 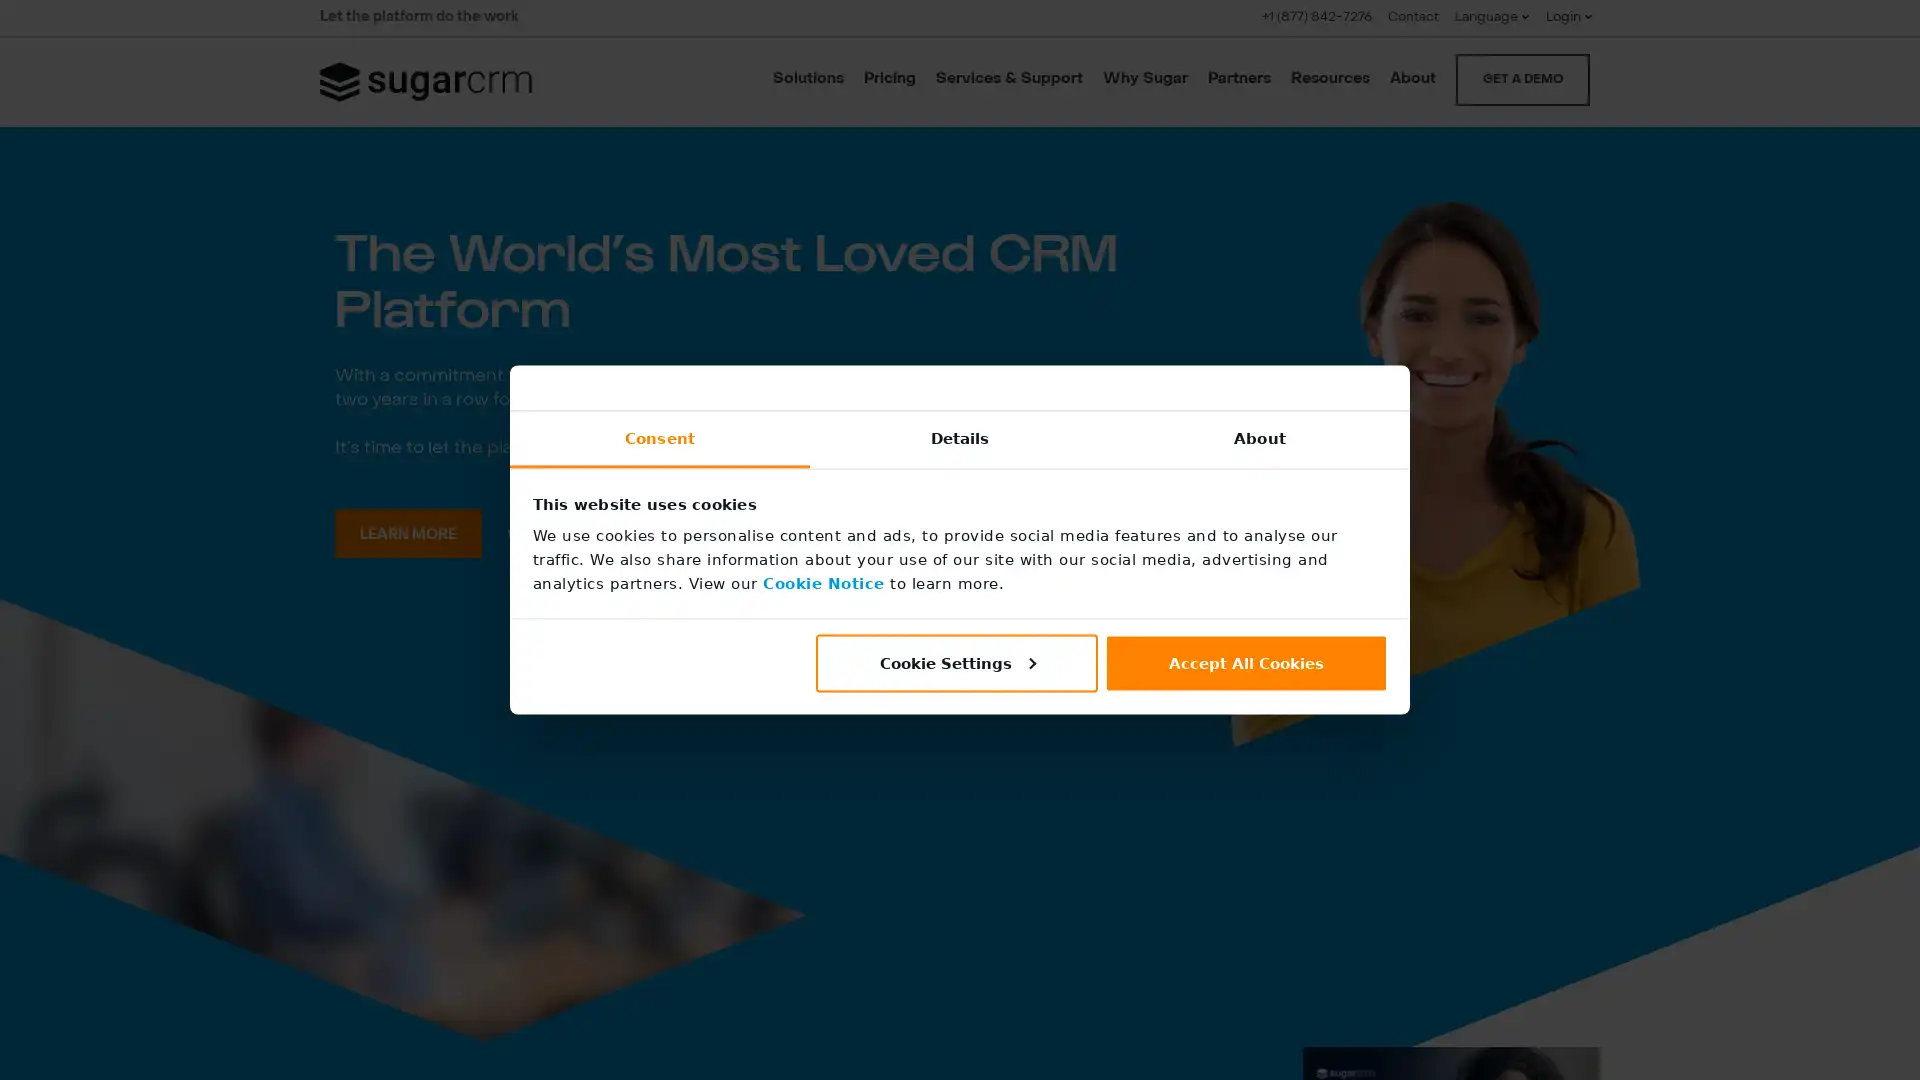 I want to click on WATCH VIDEO, so click(x=565, y=531).